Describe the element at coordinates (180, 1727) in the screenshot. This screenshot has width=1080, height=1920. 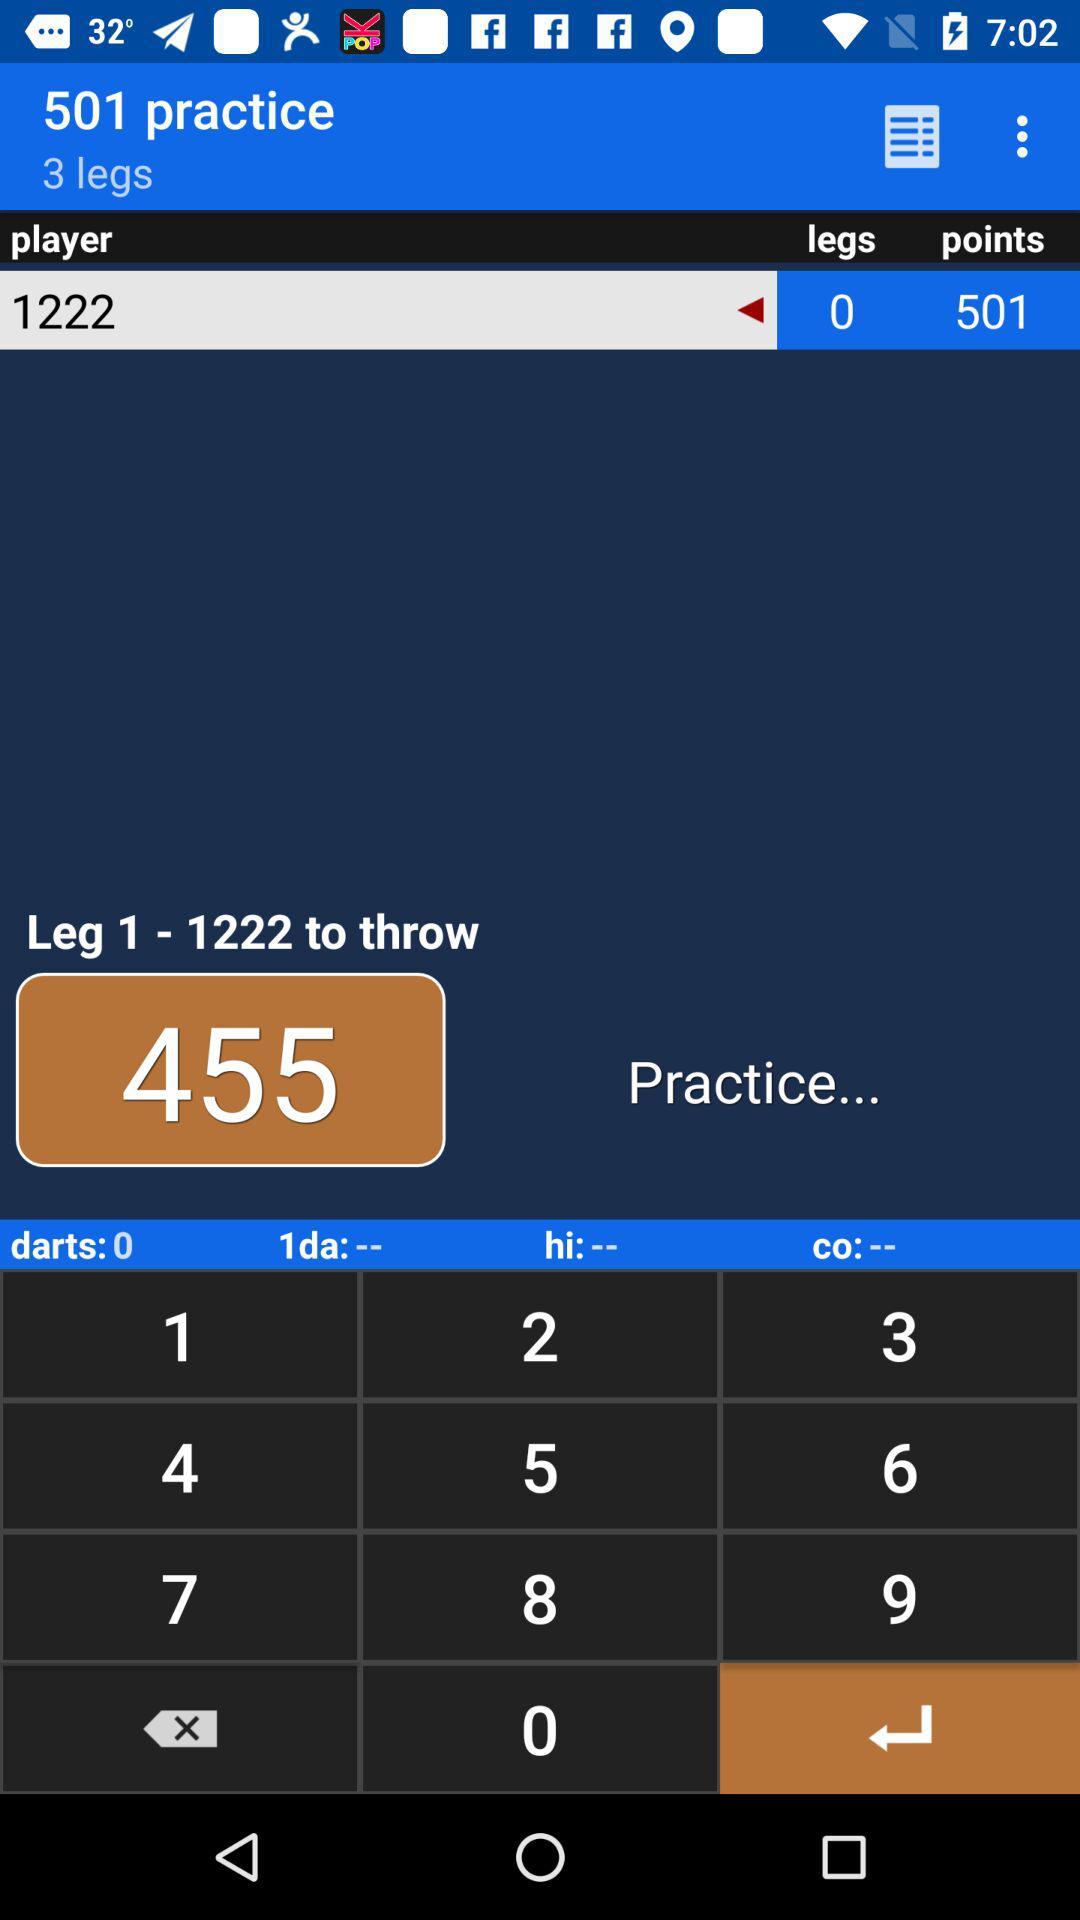
I see `the icon below 7 button` at that location.